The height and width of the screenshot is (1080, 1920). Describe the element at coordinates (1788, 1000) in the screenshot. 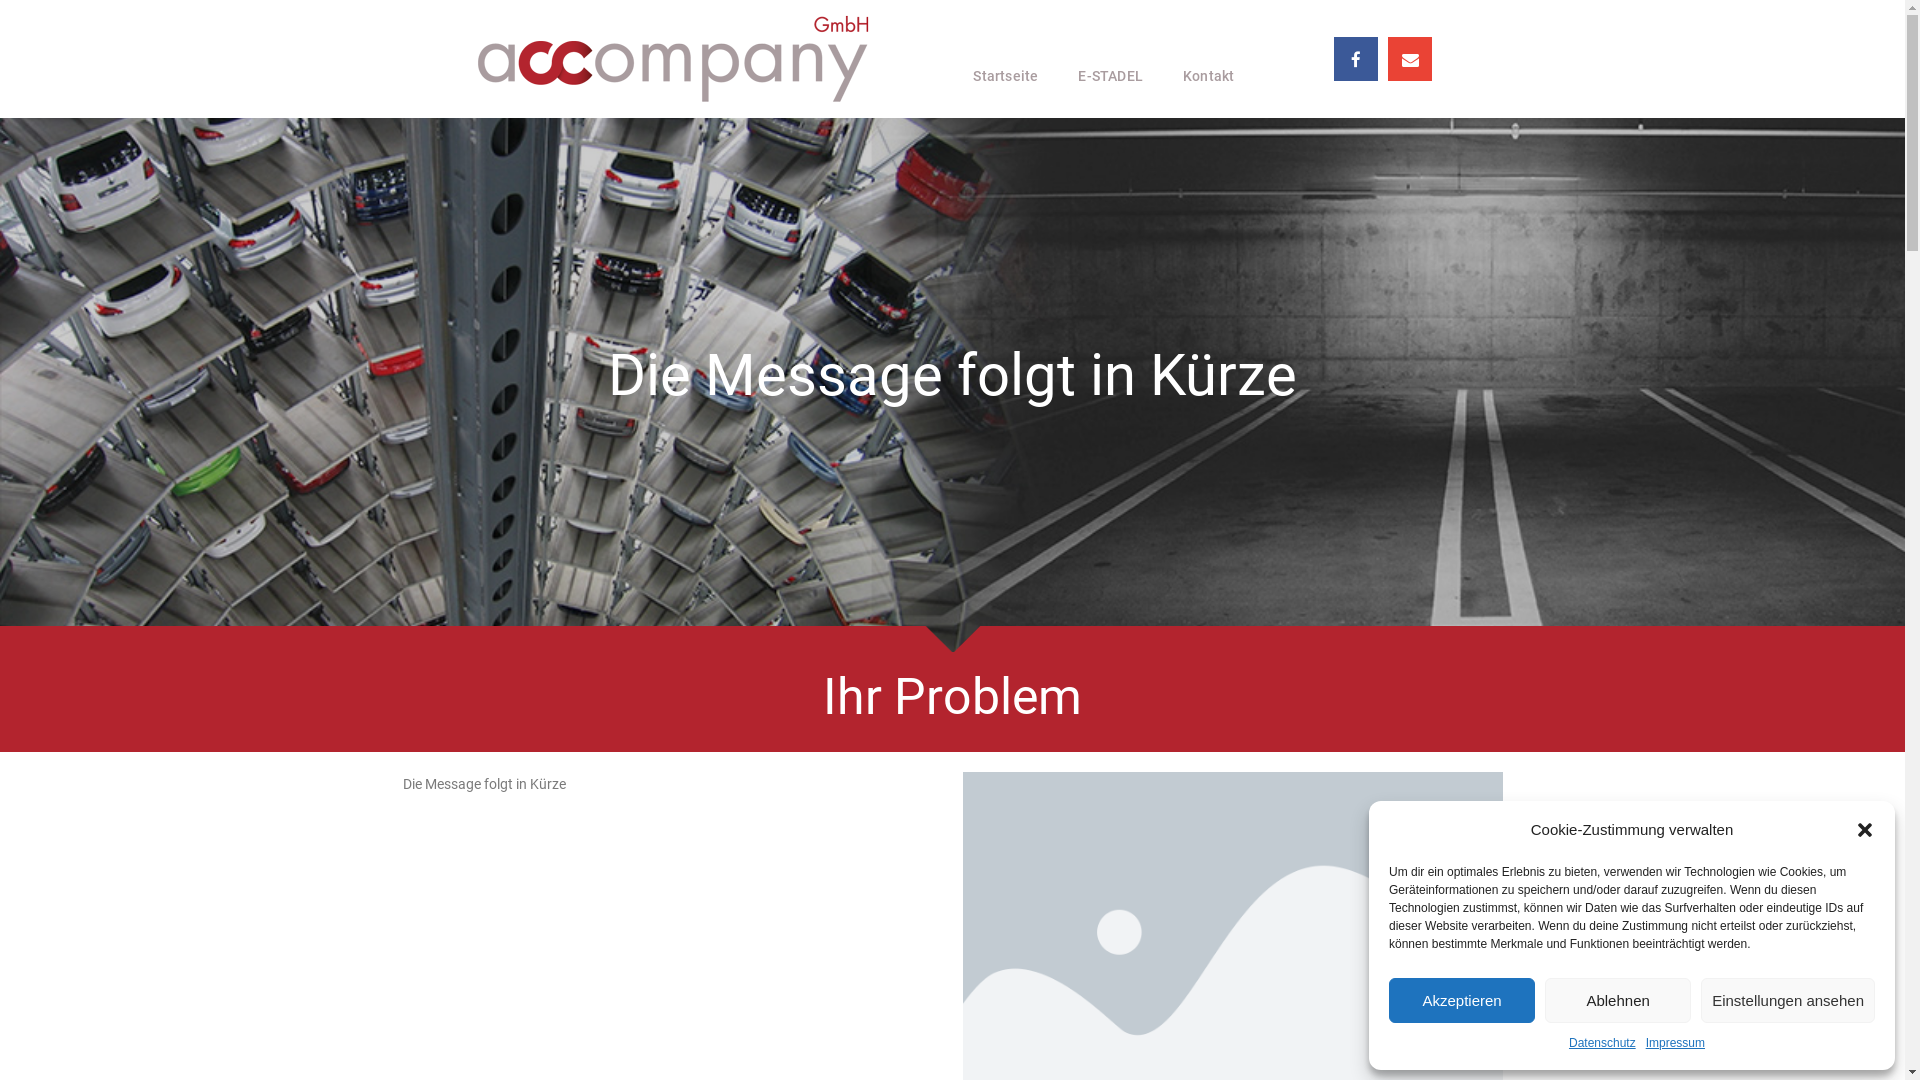

I see `'Einstellungen ansehen'` at that location.